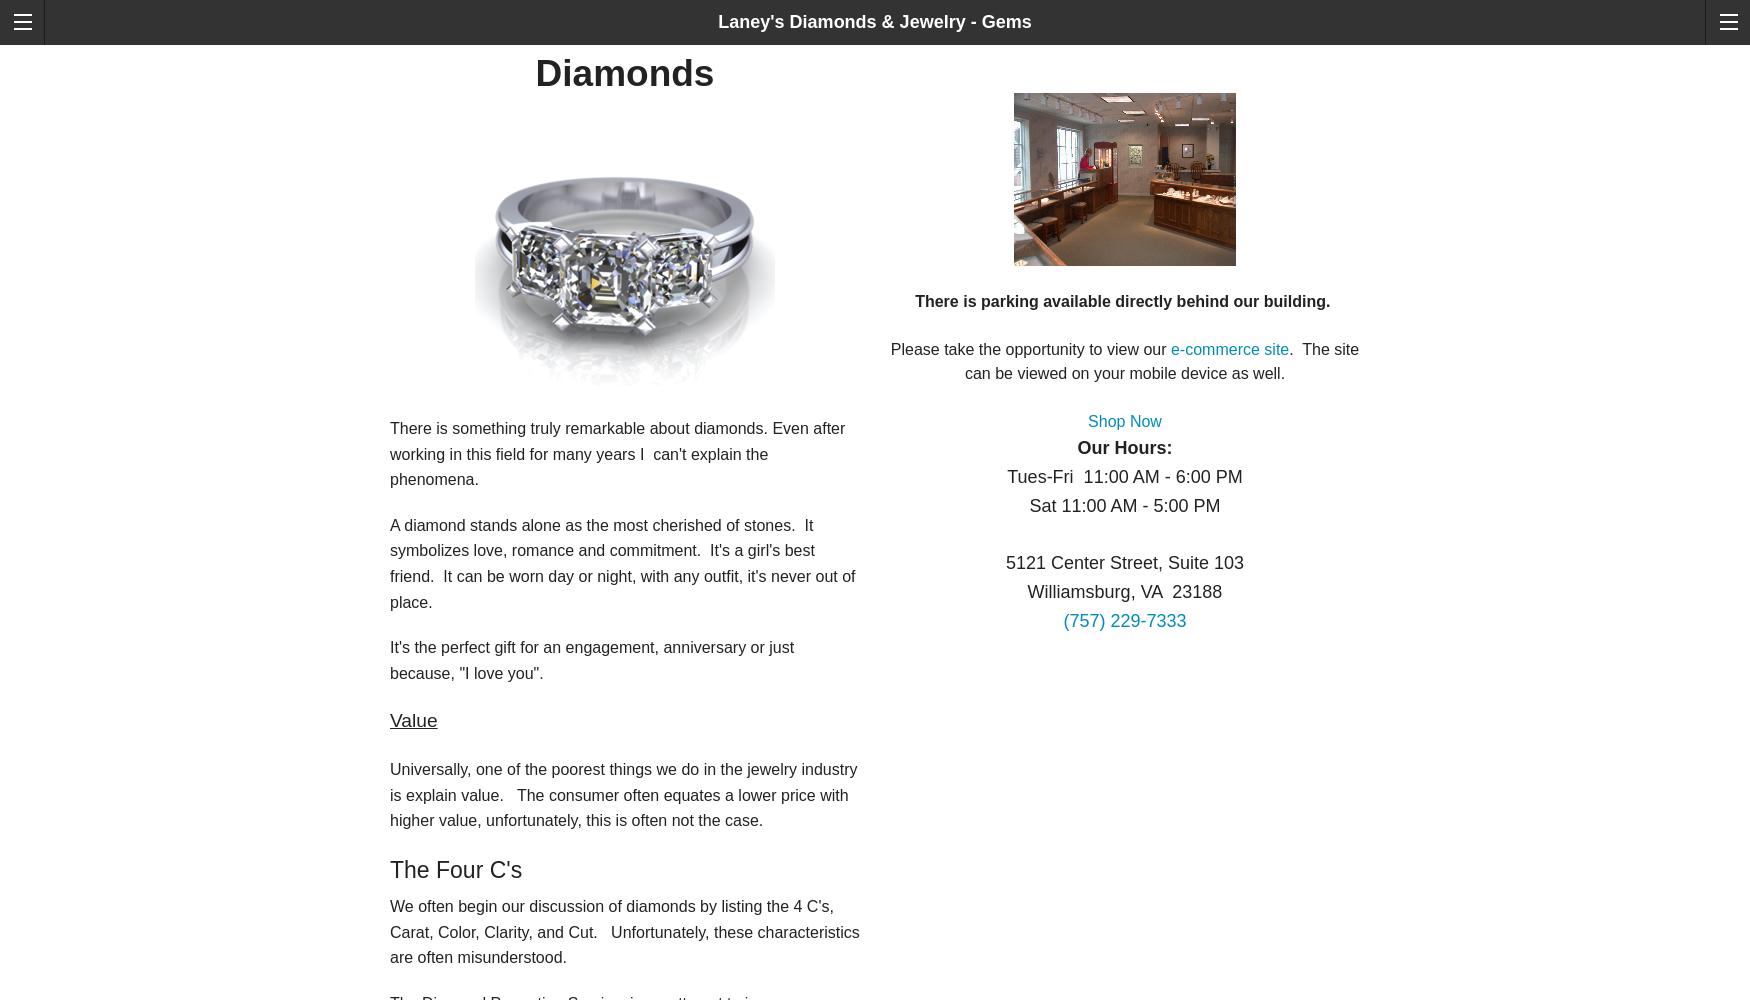  Describe the element at coordinates (874, 22) in the screenshot. I see `'Laney's Diamonds & Jewelry - Gems'` at that location.